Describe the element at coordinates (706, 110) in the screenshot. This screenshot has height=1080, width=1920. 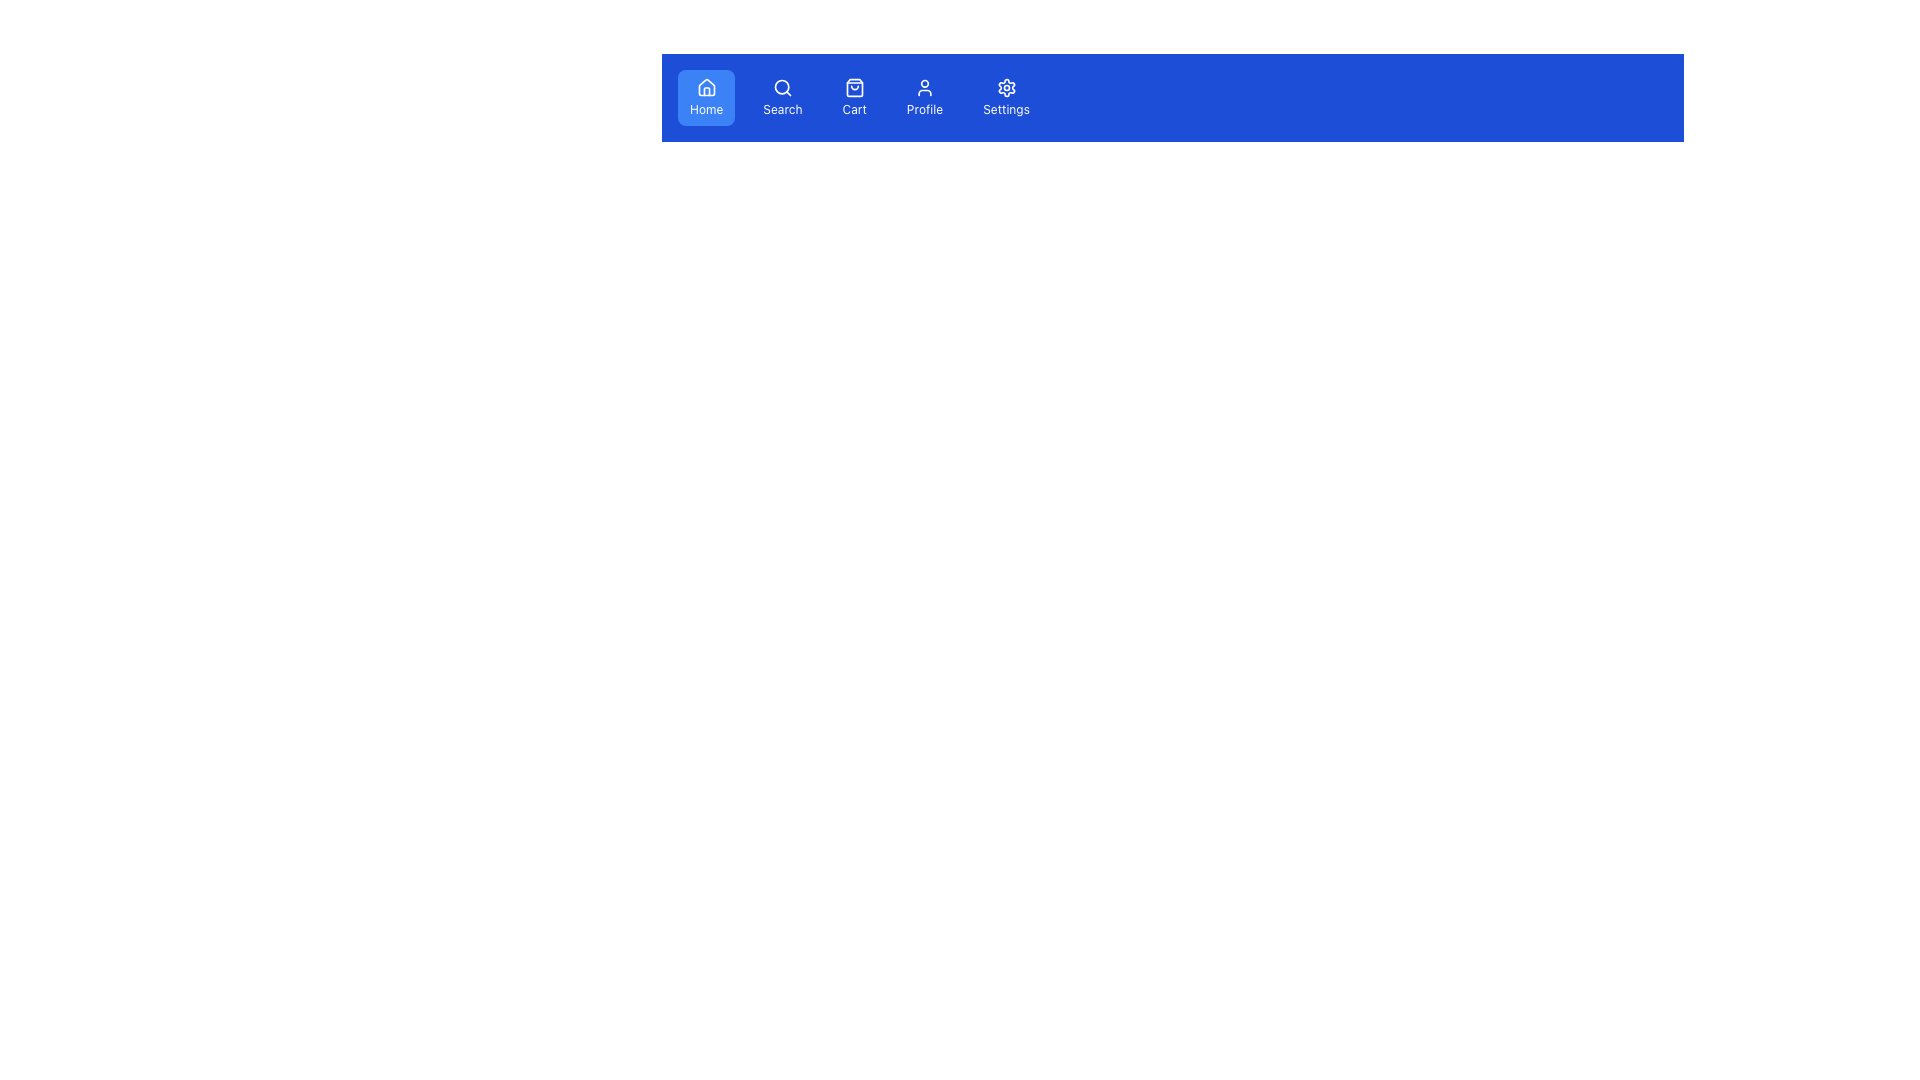
I see `the 'Home' text label, which is a small label in a thin, sans-serif font located beneath a house icon in a blue rounded-corner button in the top-left of the application interface` at that location.